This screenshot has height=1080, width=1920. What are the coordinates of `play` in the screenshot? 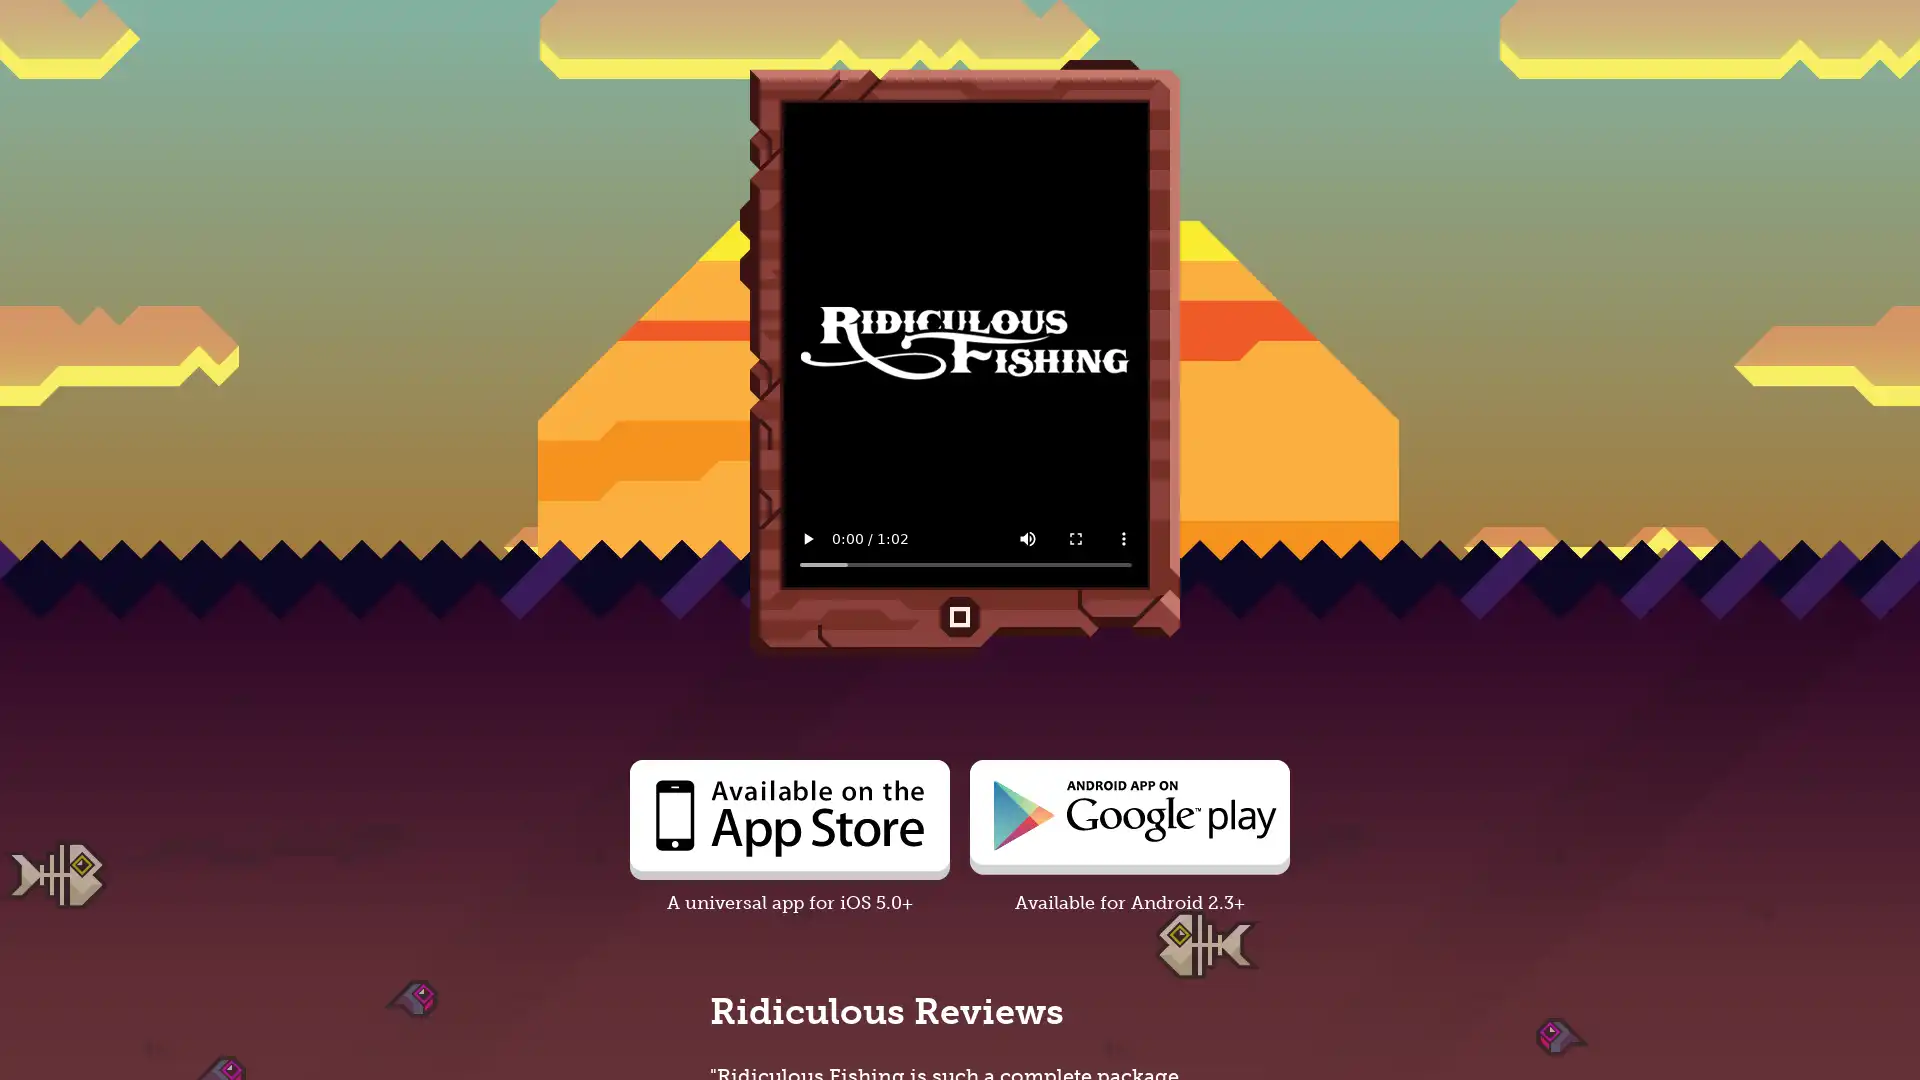 It's located at (807, 538).